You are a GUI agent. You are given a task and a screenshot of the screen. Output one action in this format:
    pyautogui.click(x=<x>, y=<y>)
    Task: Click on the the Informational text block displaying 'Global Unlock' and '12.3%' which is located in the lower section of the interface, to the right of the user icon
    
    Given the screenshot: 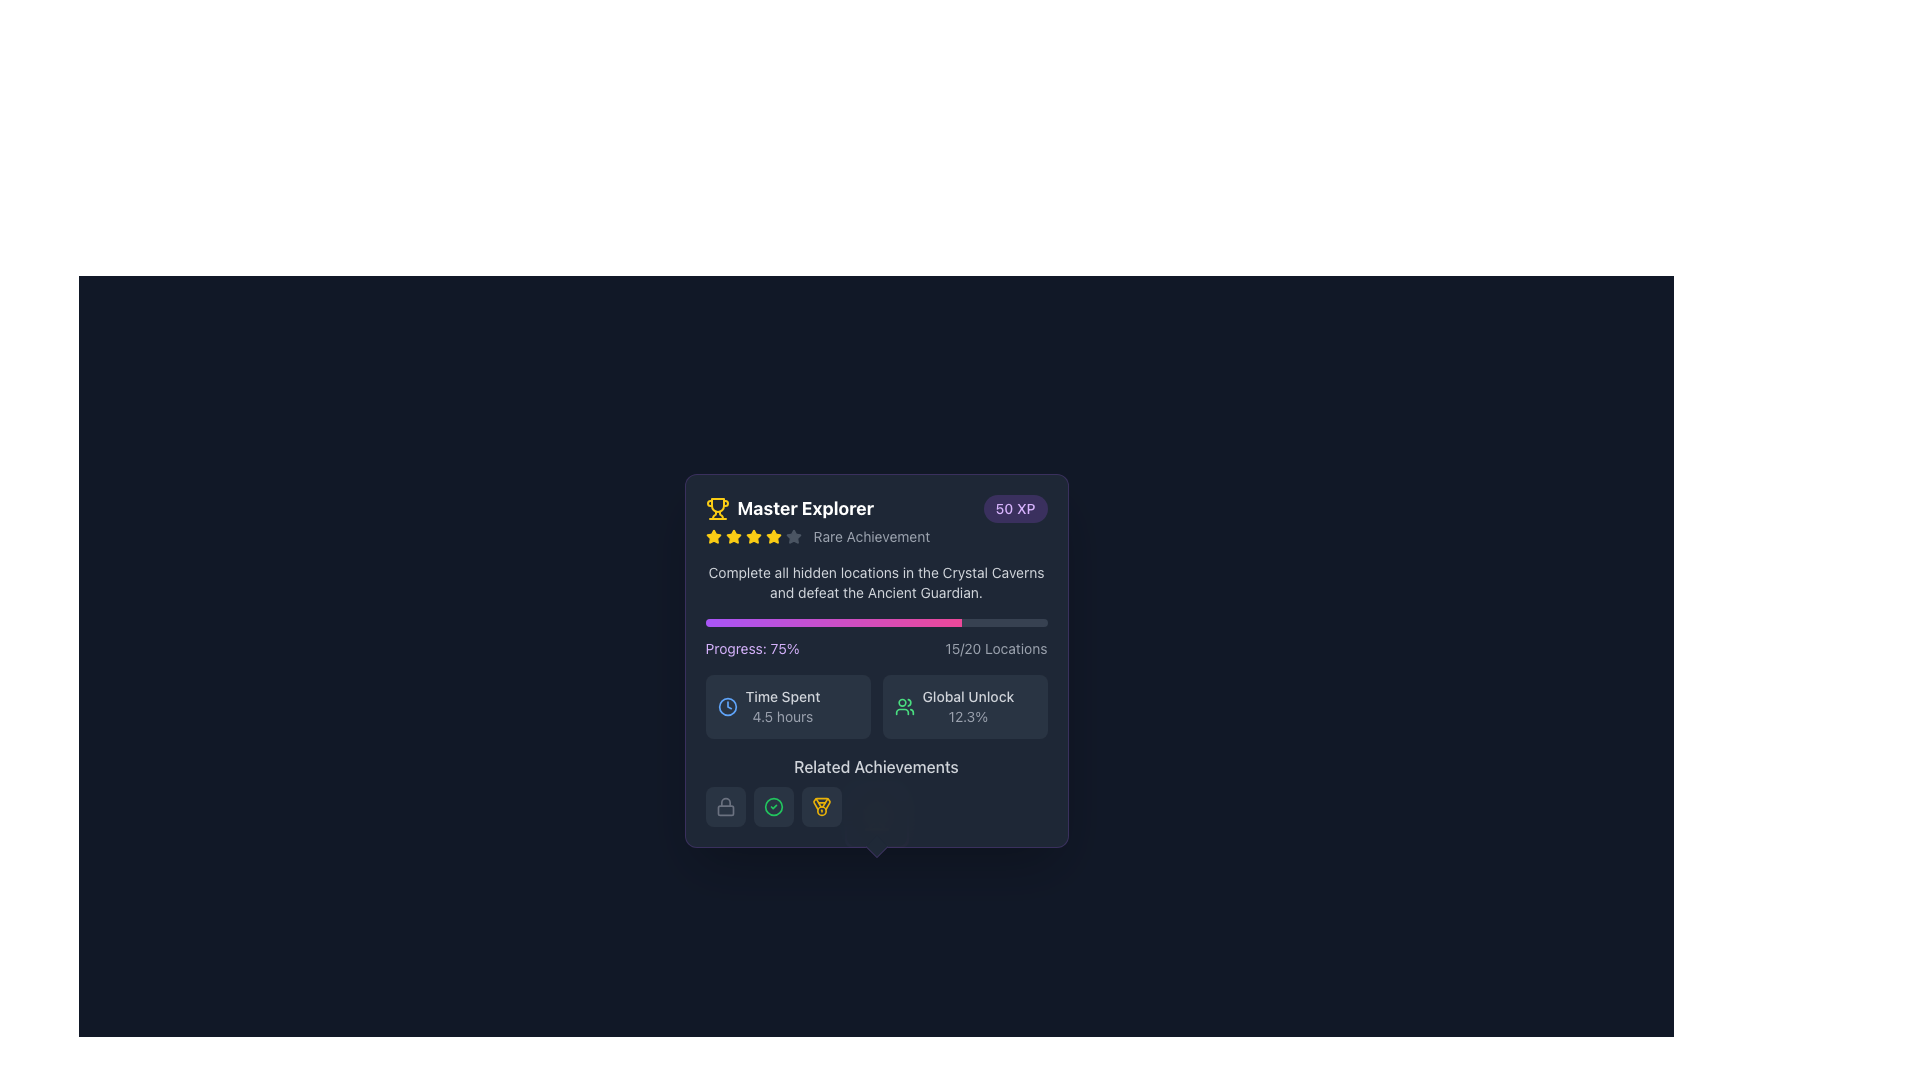 What is the action you would take?
    pyautogui.click(x=968, y=705)
    